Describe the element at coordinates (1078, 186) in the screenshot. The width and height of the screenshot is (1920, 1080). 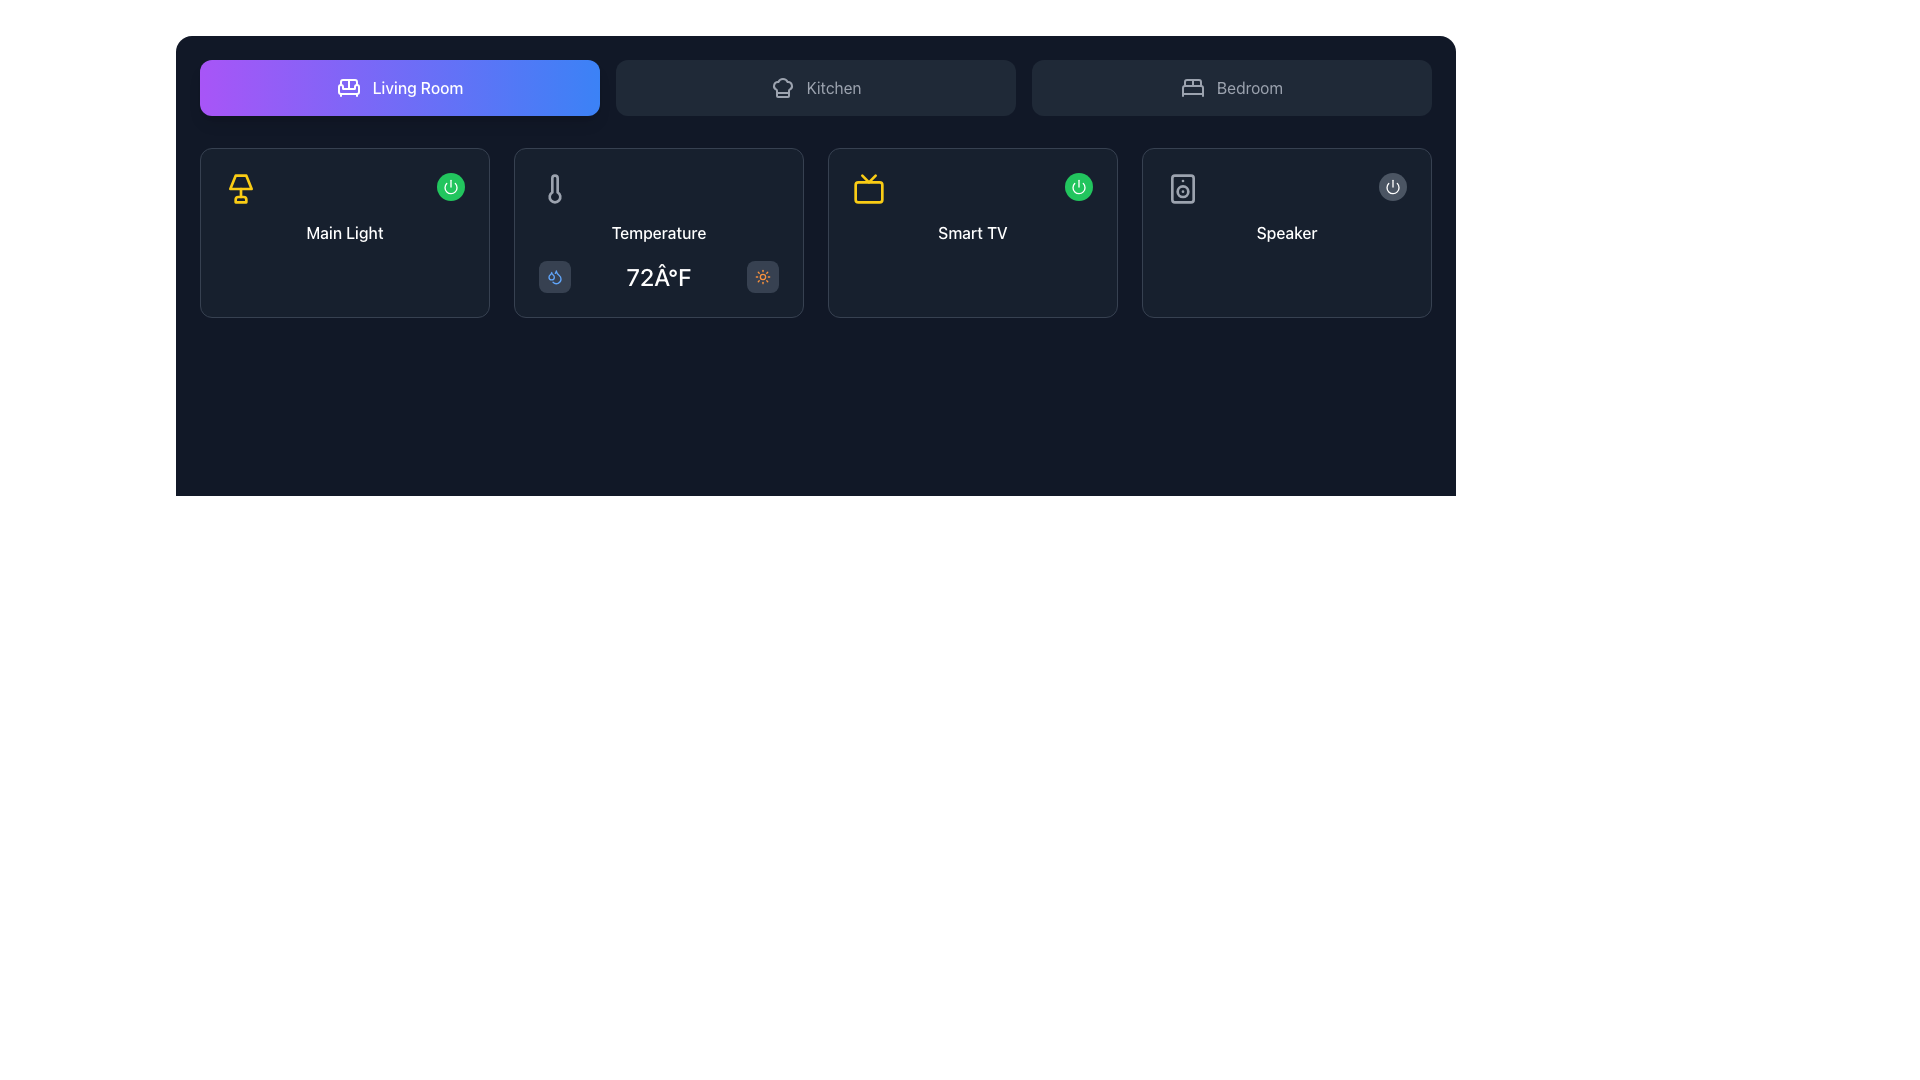
I see `the power toggle button for the 'Smart TV' feature located in the top-right corner of the widget` at that location.